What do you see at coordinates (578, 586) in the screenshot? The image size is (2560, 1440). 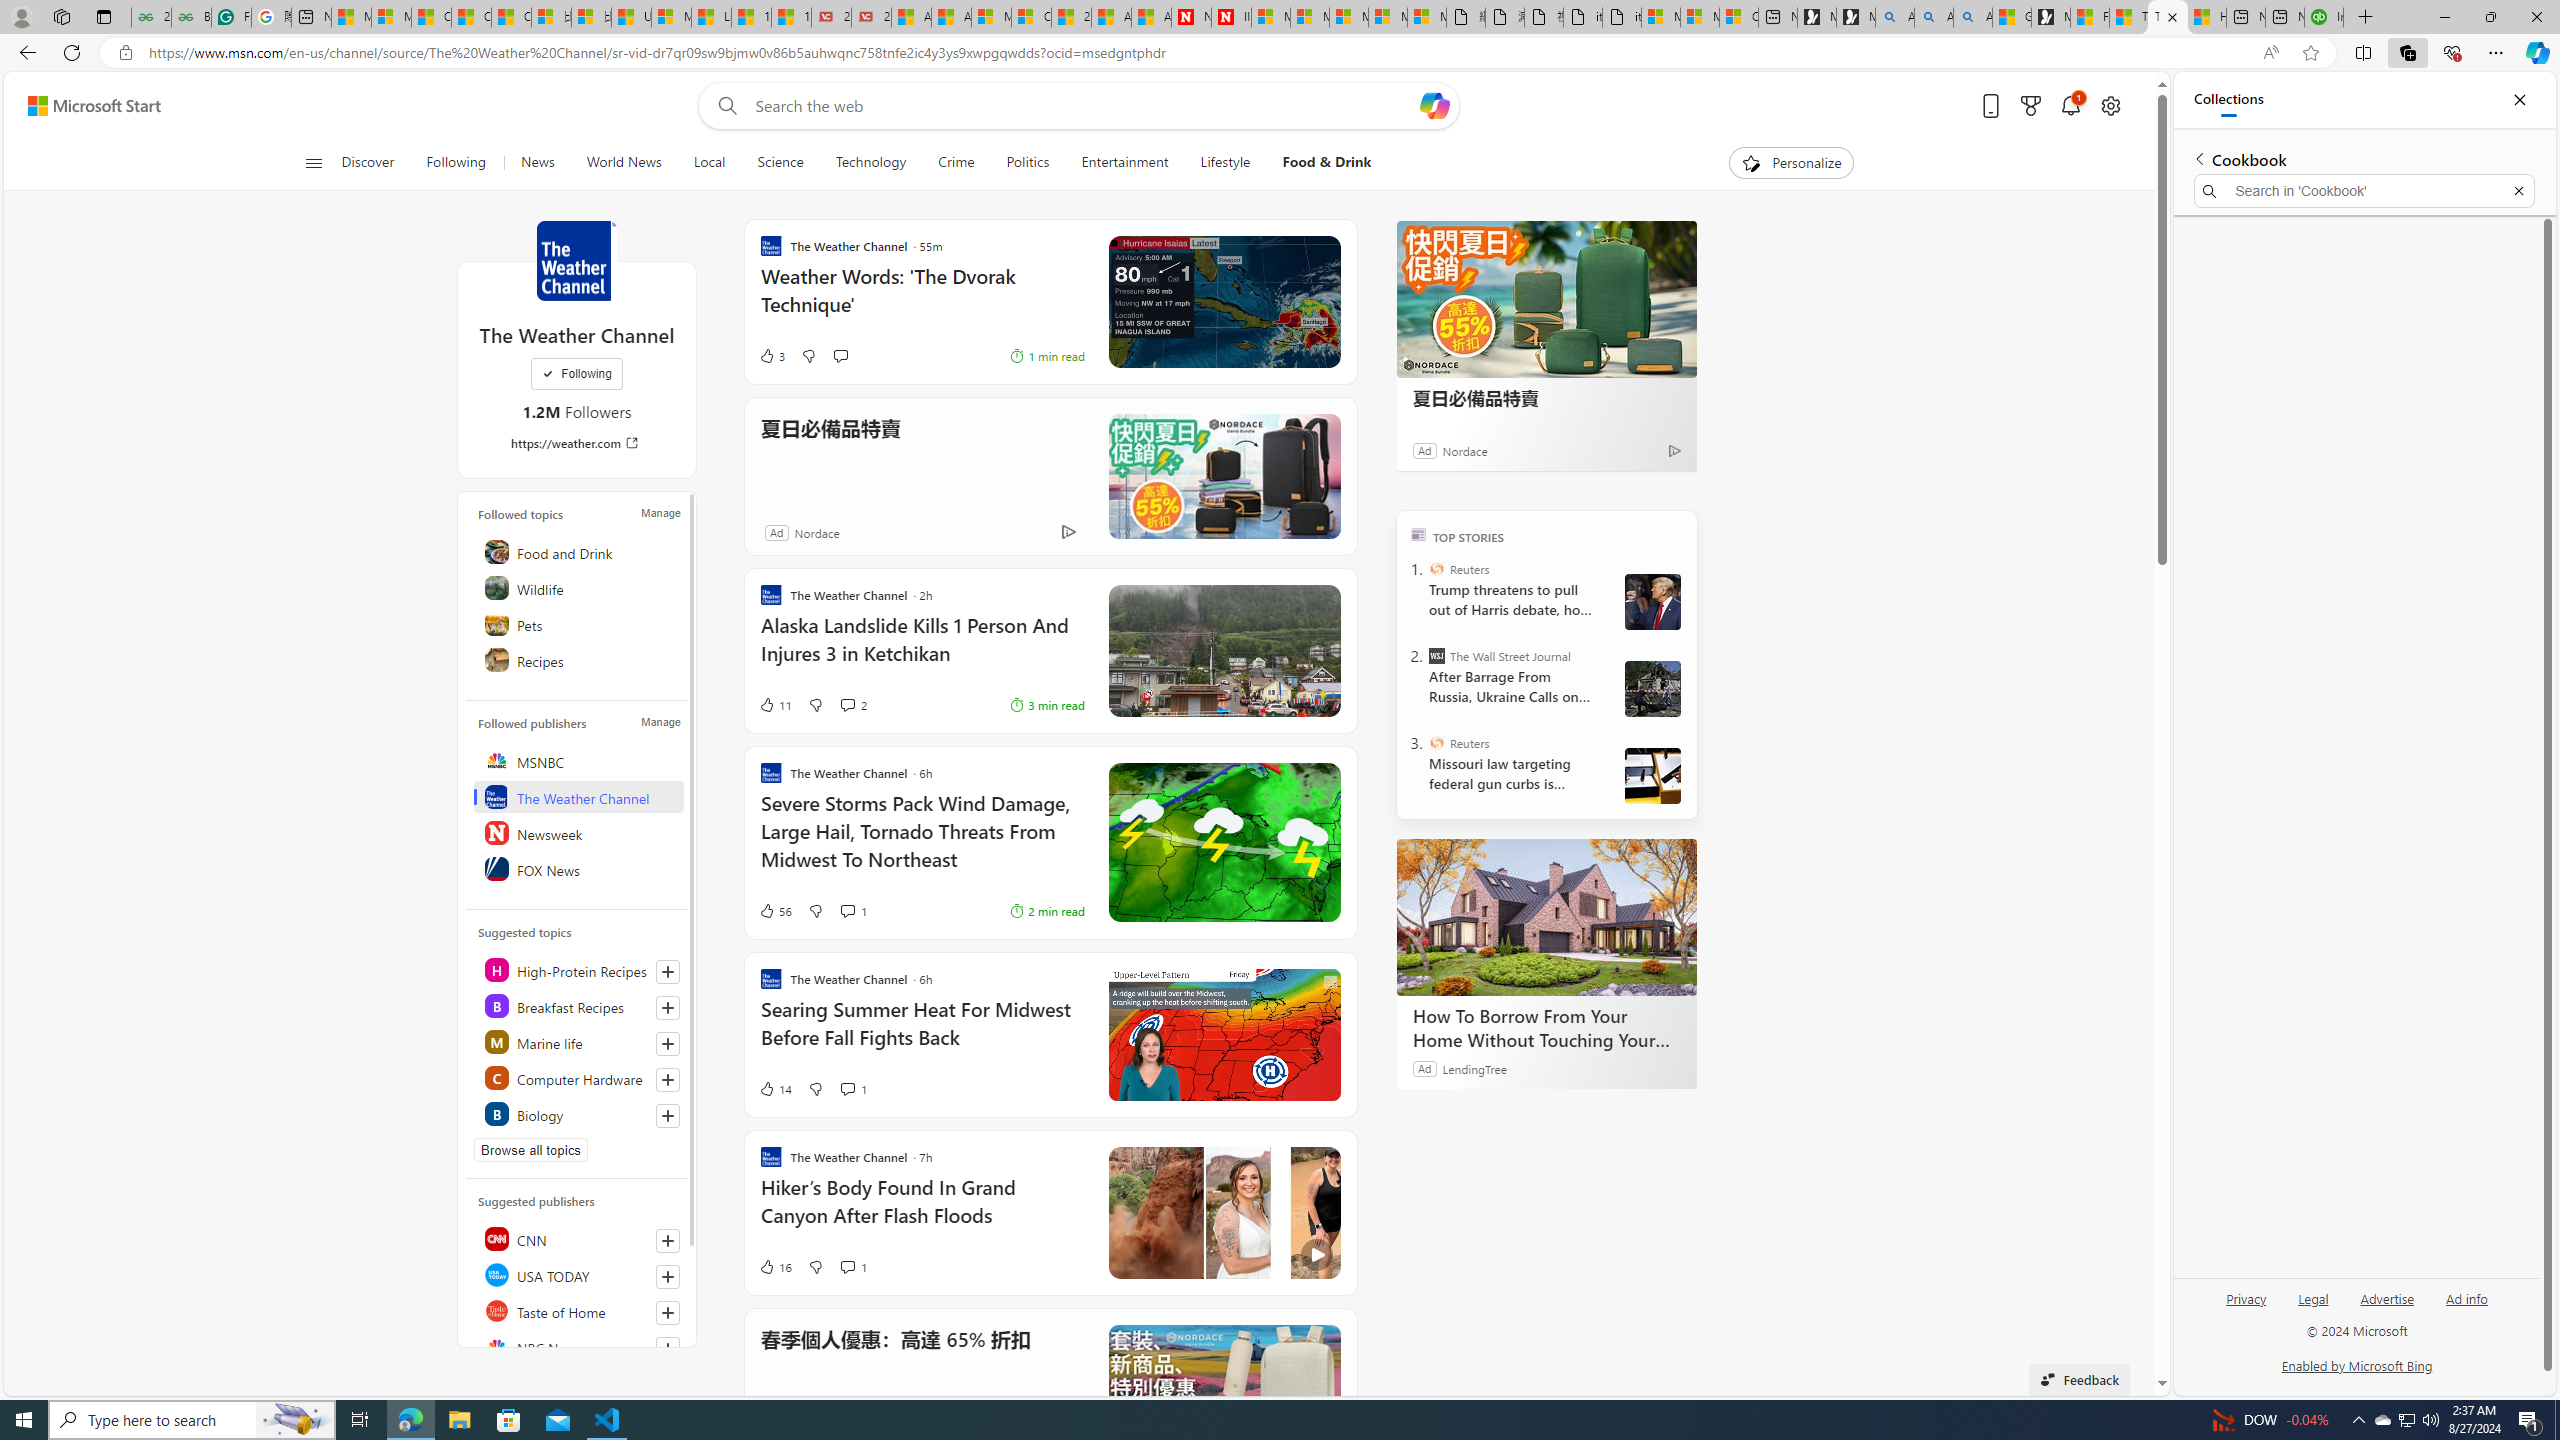 I see `'Wildlife'` at bounding box center [578, 586].